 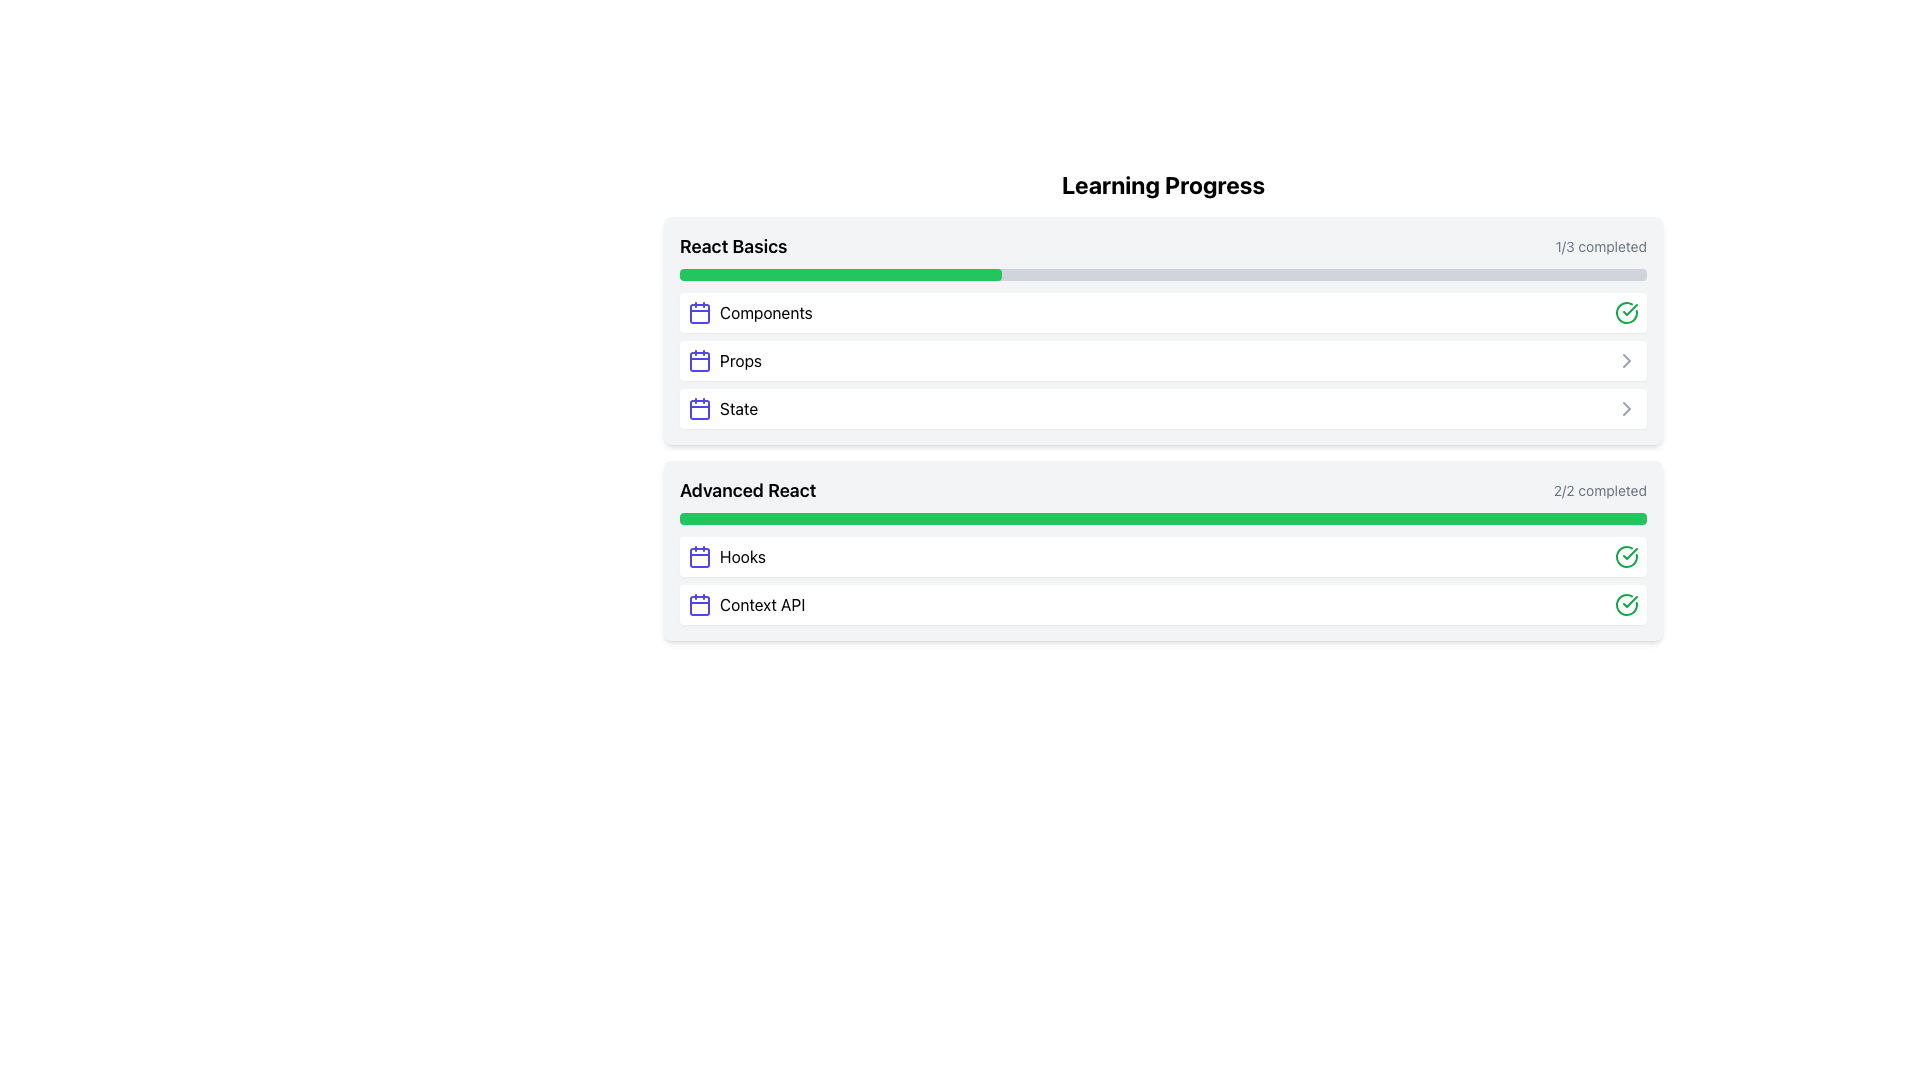 I want to click on the Text Label displaying '1/3 completed', which is styled in gray and positioned on the right side of the 'Learning Progress' section, so click(x=1601, y=245).